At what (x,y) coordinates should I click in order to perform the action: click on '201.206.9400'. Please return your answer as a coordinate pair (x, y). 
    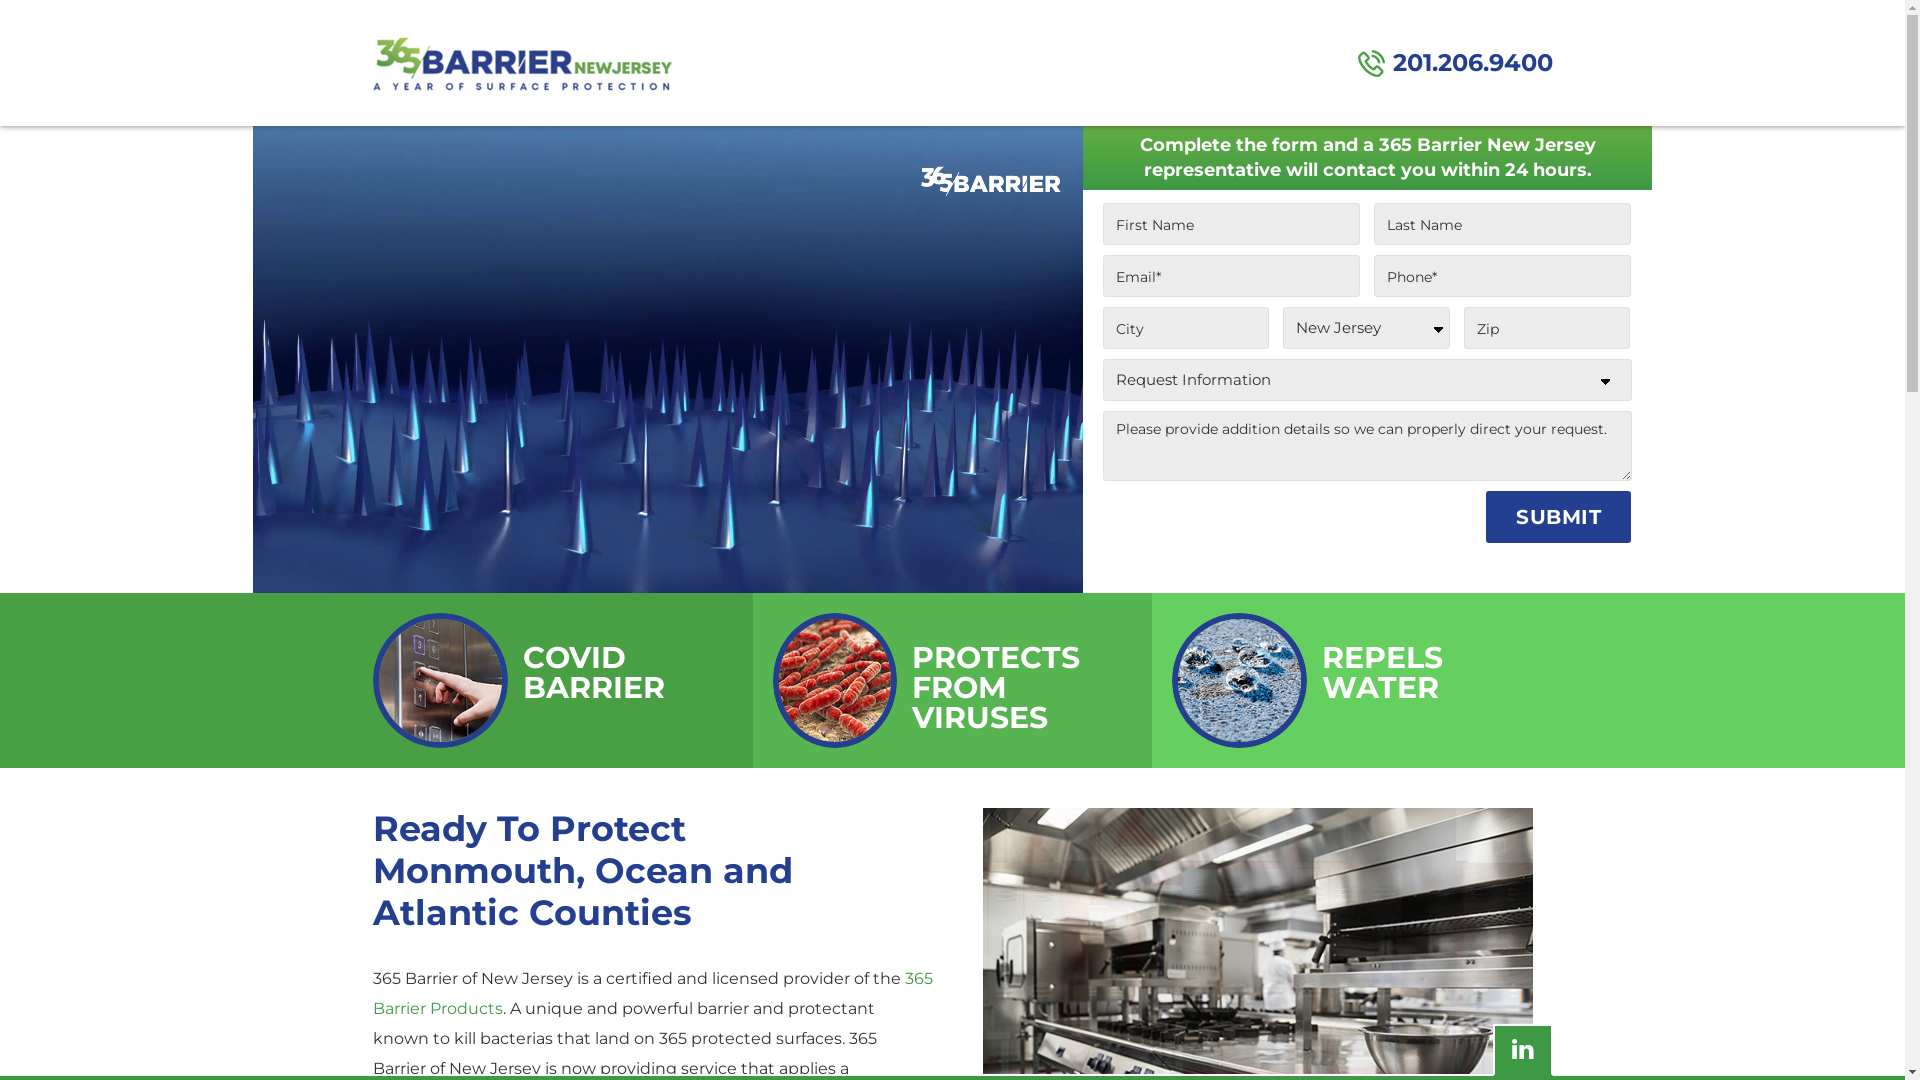
    Looking at the image, I should click on (1455, 61).